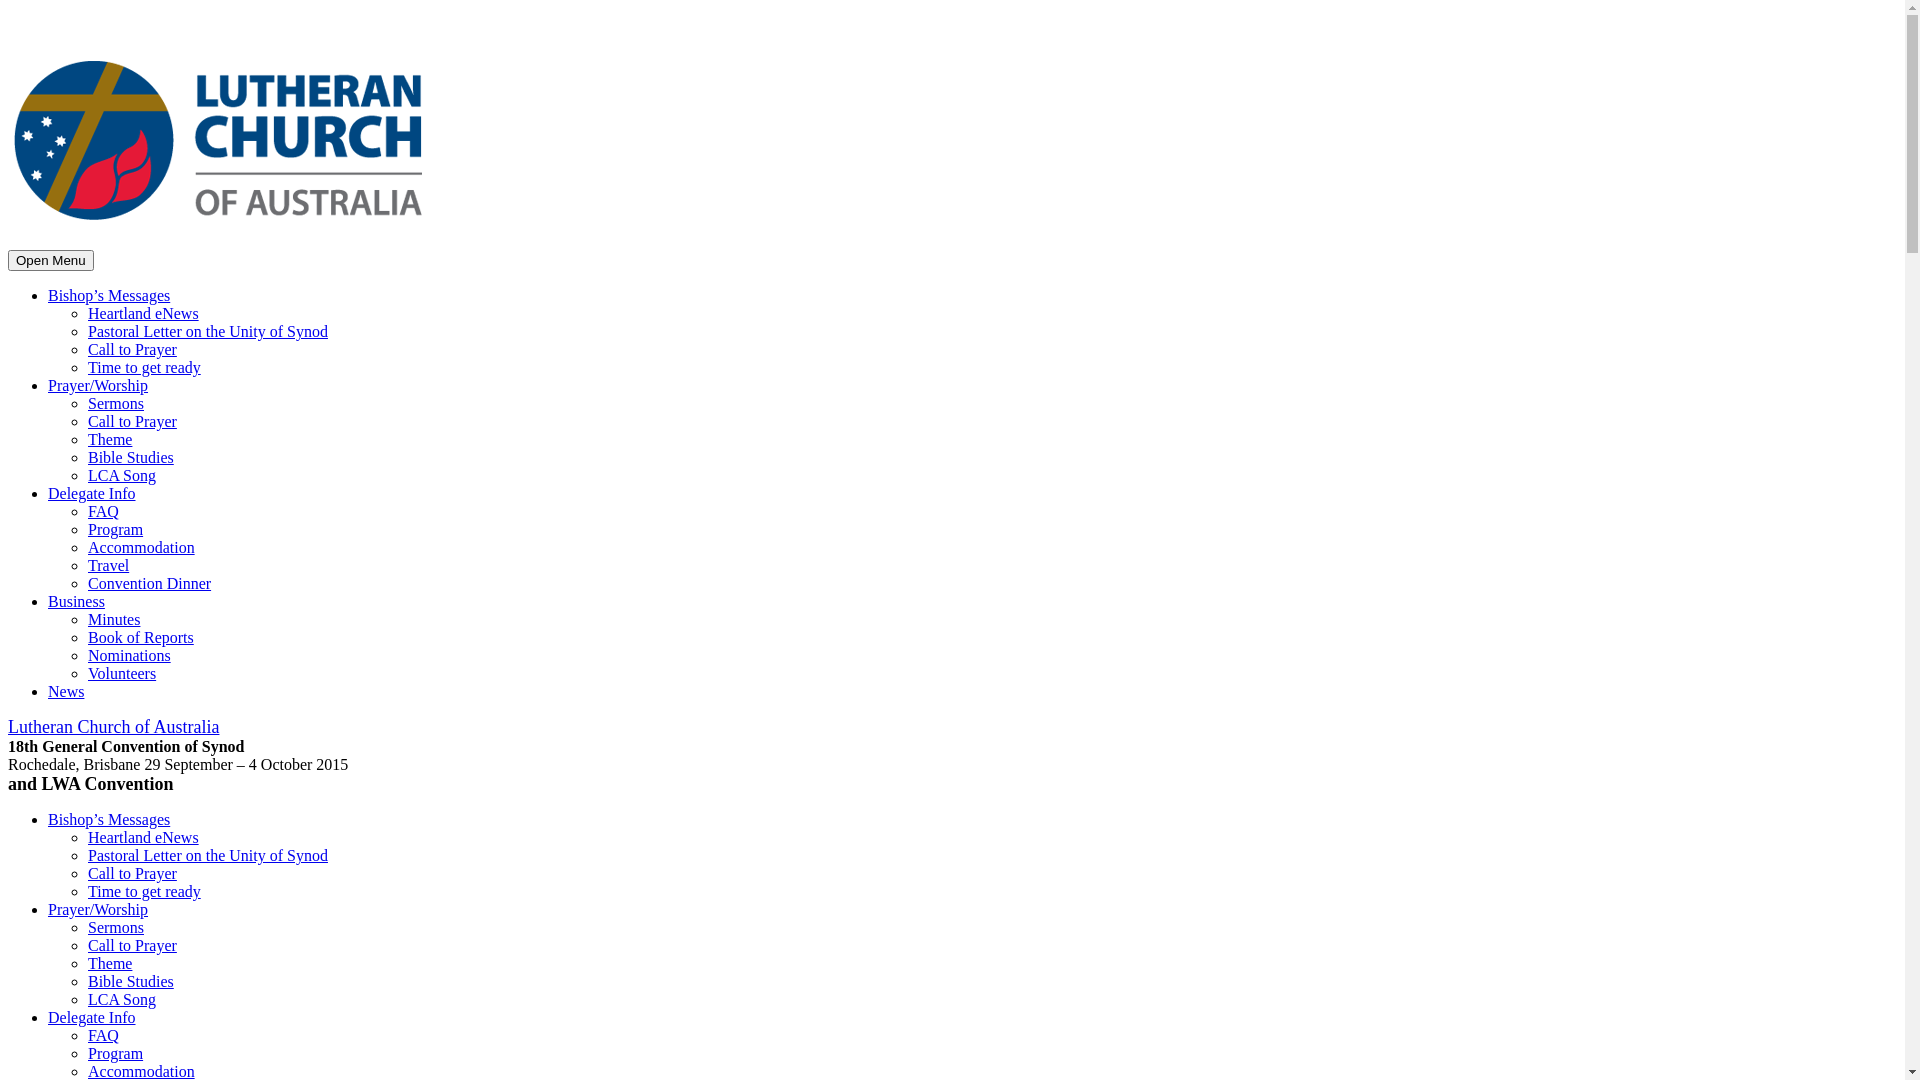 The height and width of the screenshot is (1080, 1920). What do you see at coordinates (109, 962) in the screenshot?
I see `'Theme'` at bounding box center [109, 962].